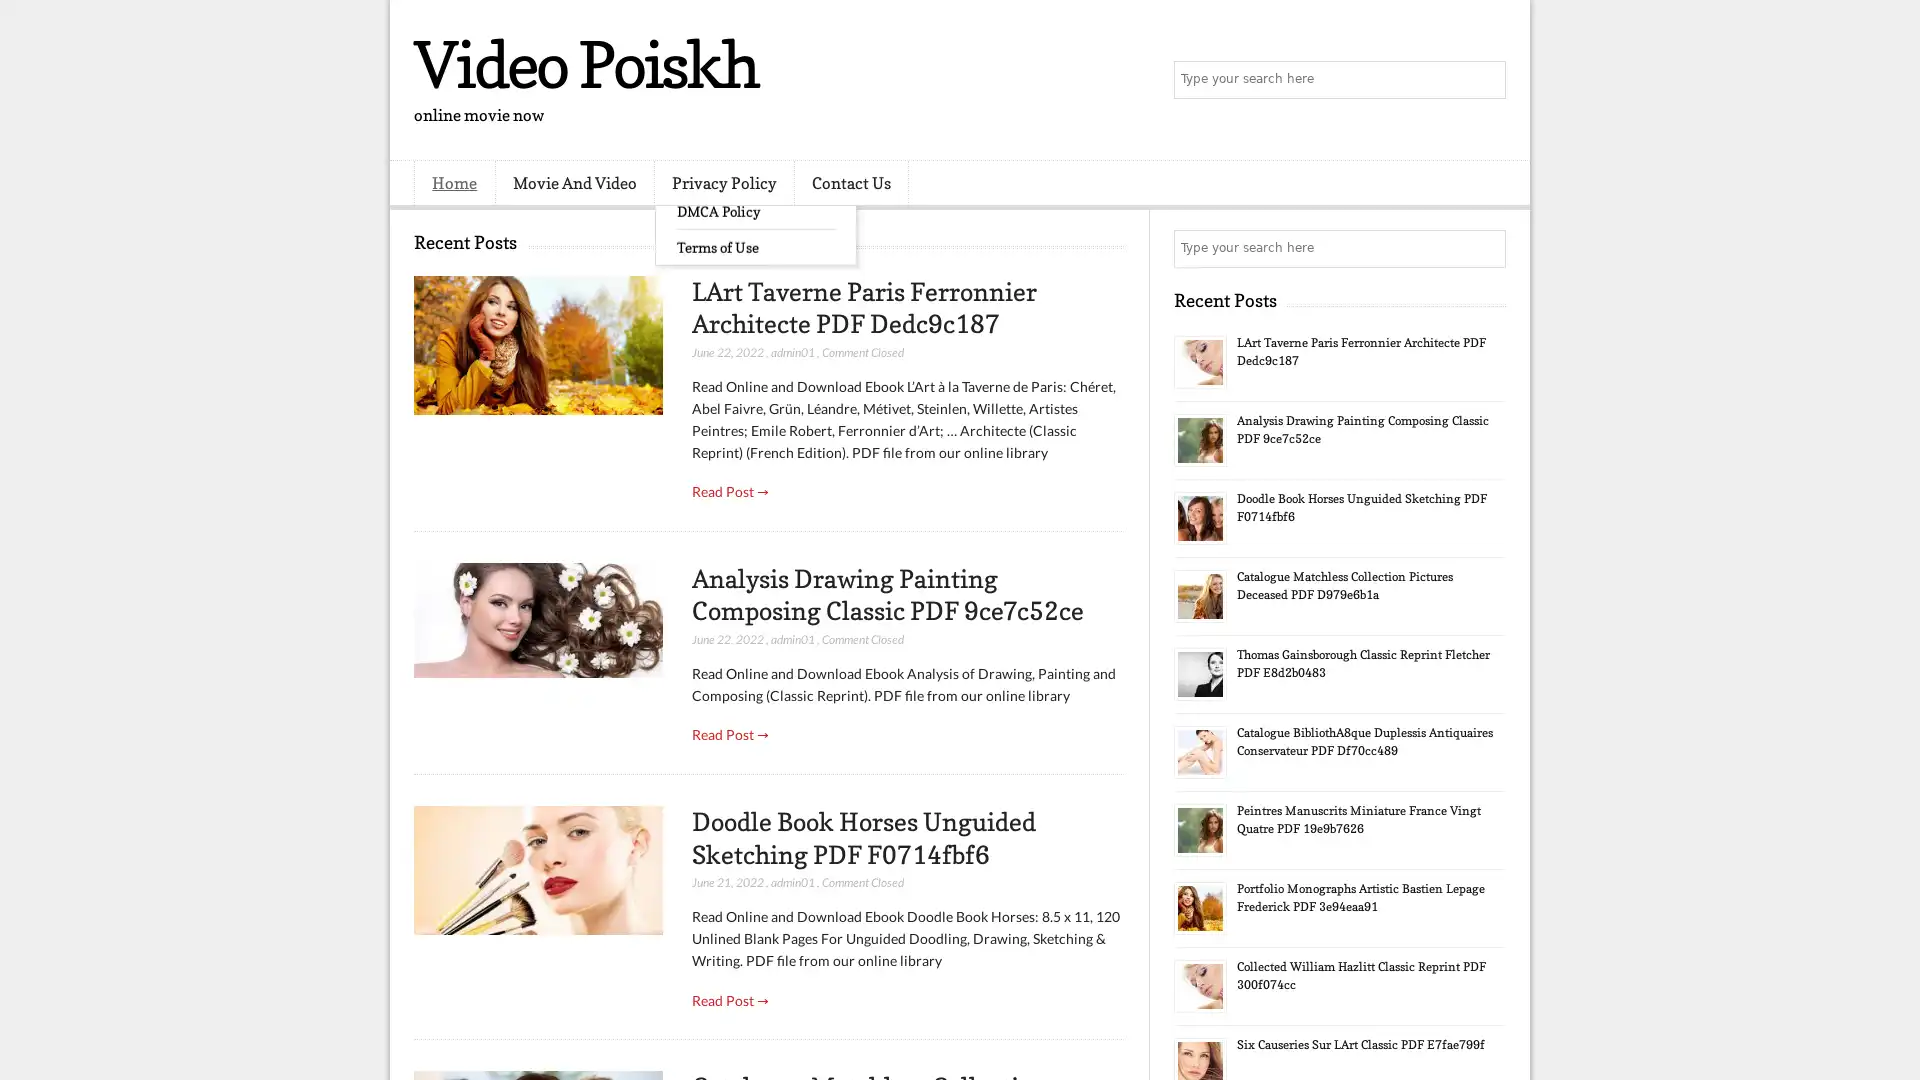 The width and height of the screenshot is (1920, 1080). I want to click on Search, so click(1485, 248).